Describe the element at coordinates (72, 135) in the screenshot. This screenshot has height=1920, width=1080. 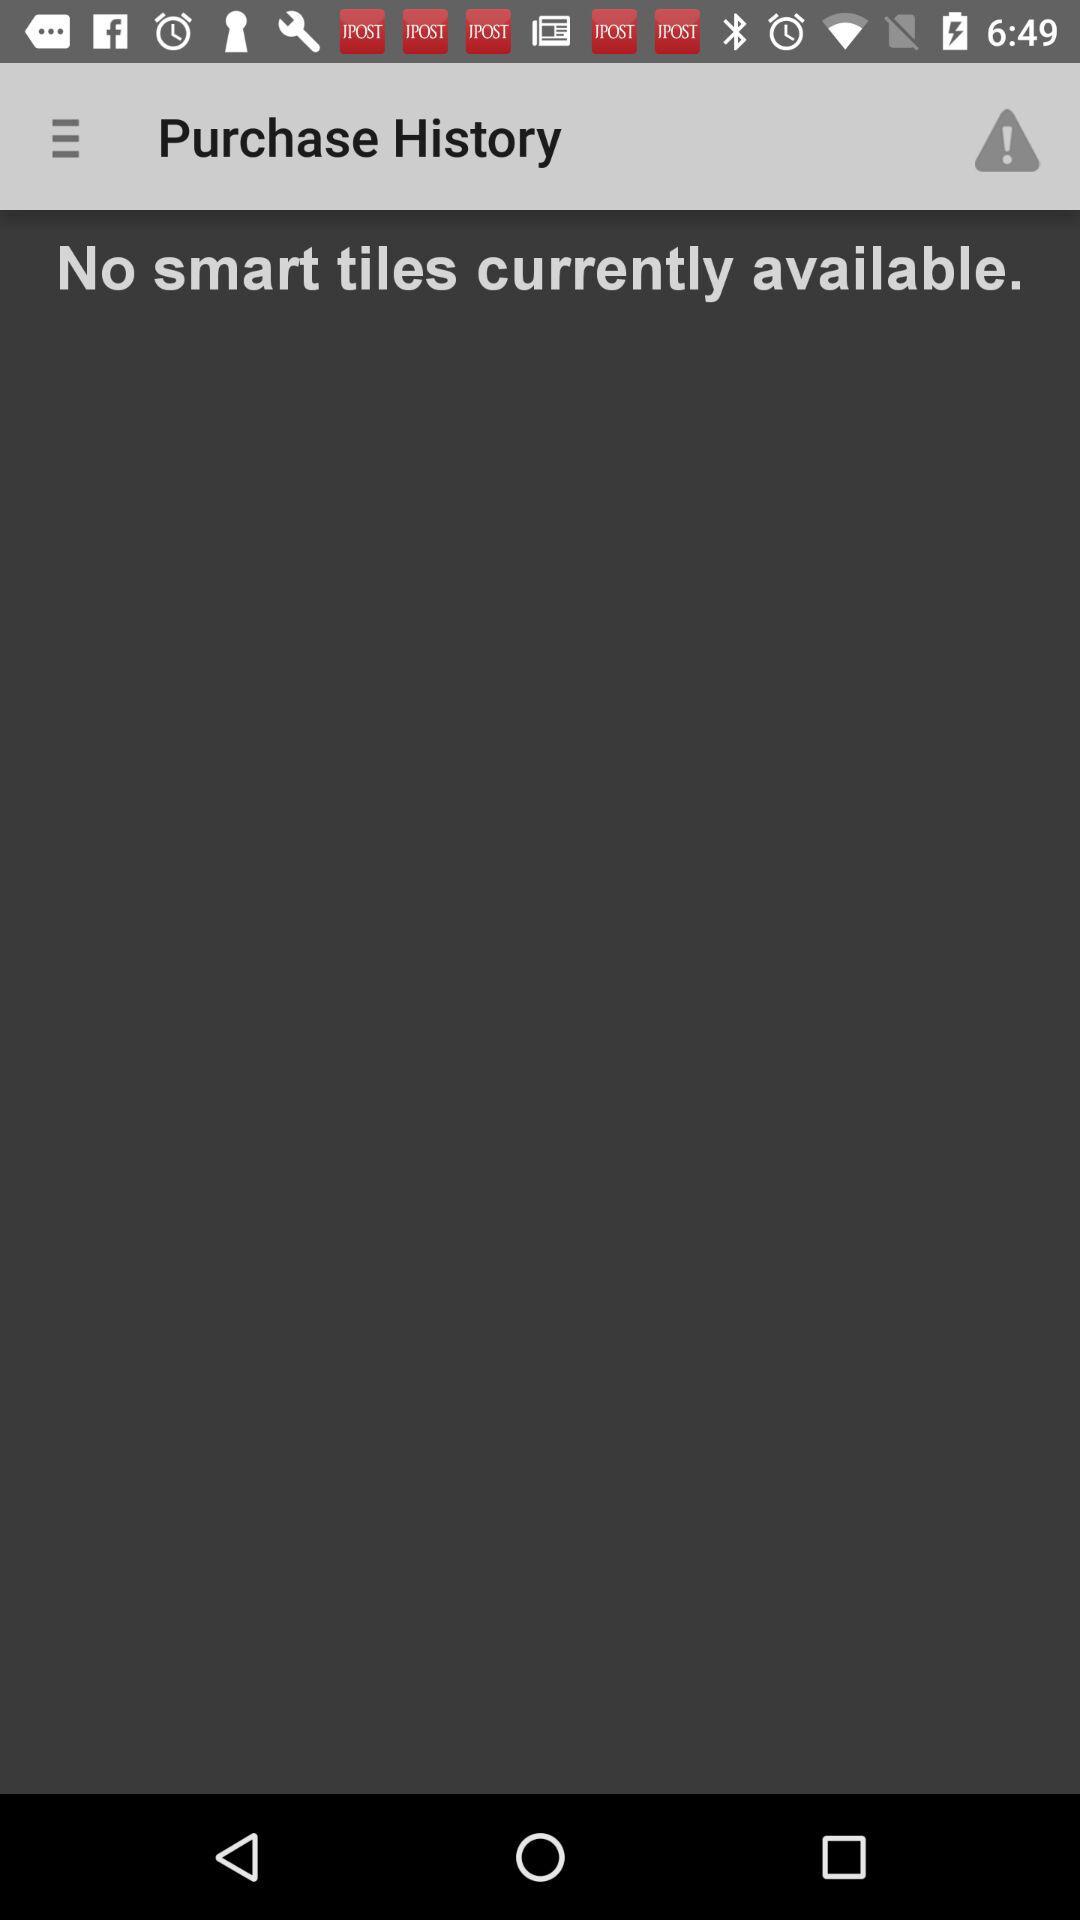
I see `the app to the left of the purchase history item` at that location.